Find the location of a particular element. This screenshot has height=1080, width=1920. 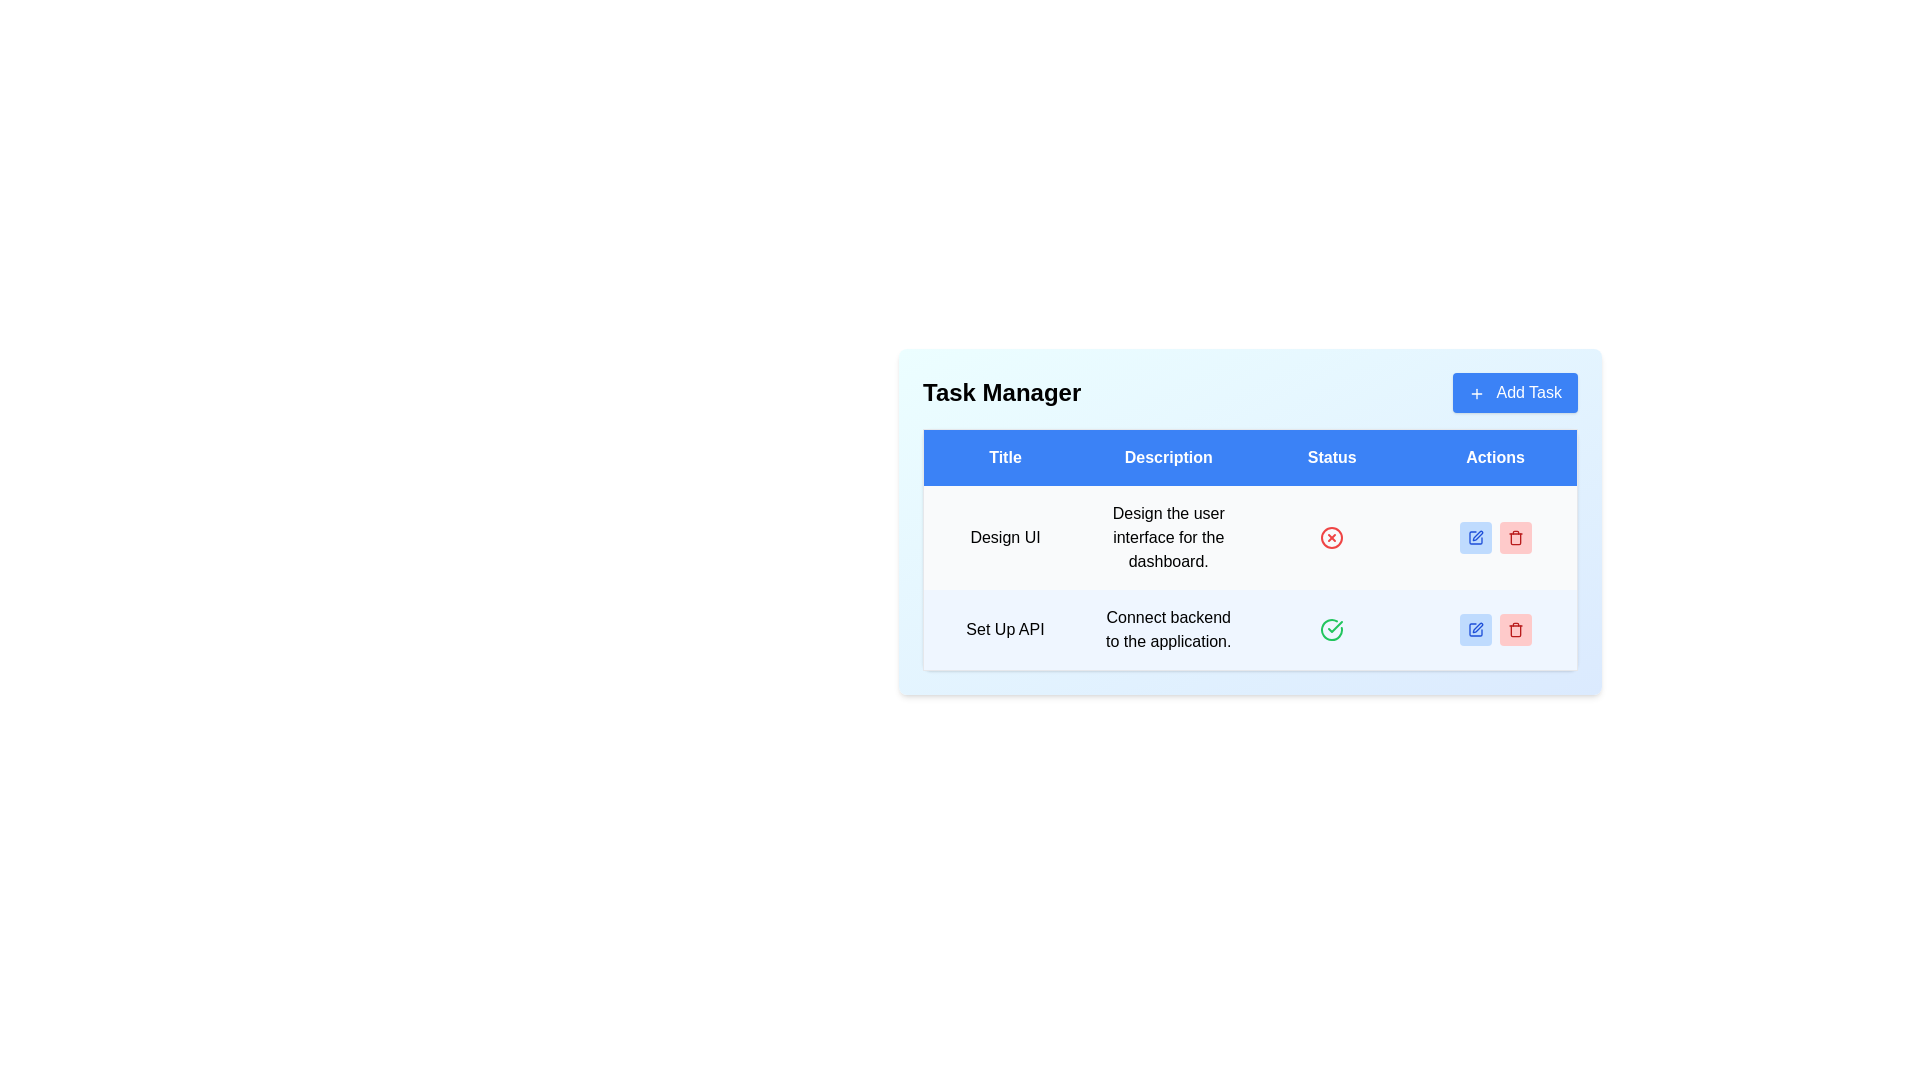

the interactive buttons in the 'Actions' column for the task titled 'Design UI' to trigger hover effects is located at coordinates (1495, 536).